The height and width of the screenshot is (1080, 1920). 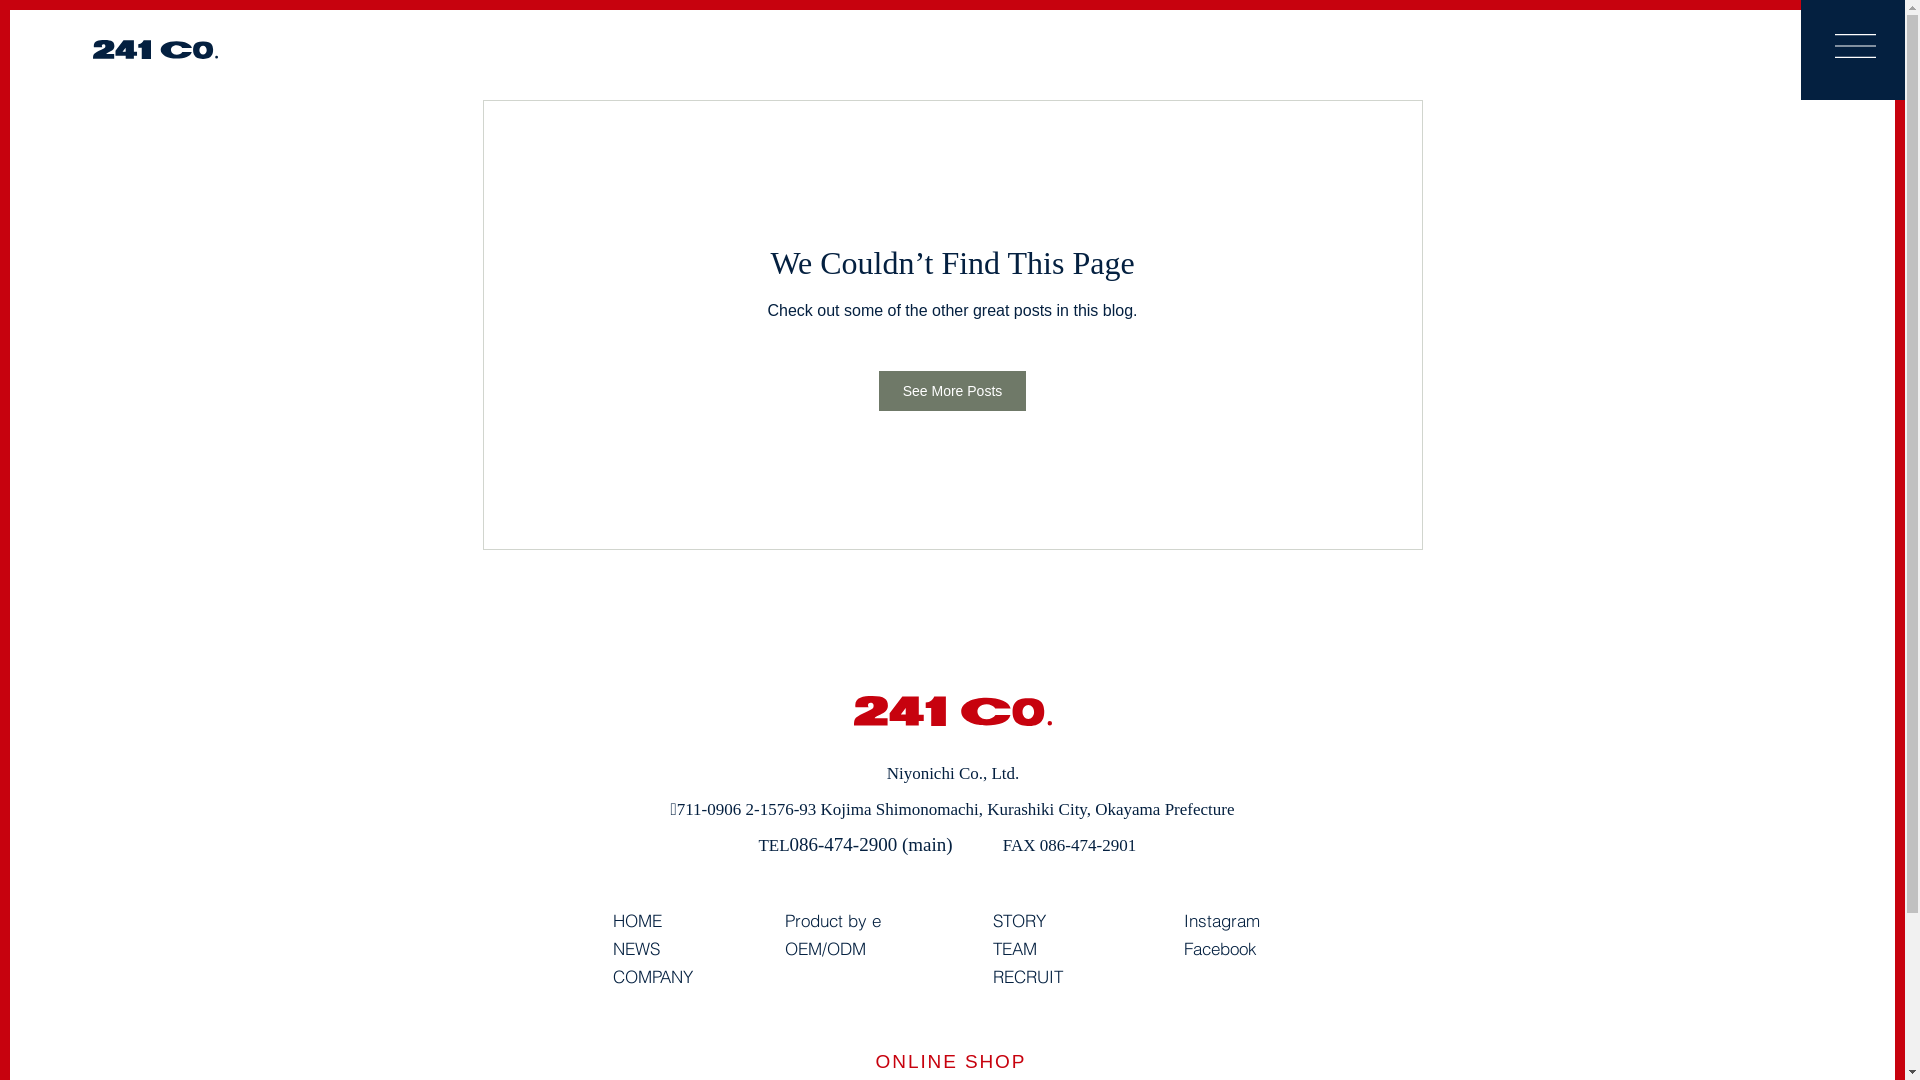 What do you see at coordinates (1027, 976) in the screenshot?
I see `'RECRUIT'` at bounding box center [1027, 976].